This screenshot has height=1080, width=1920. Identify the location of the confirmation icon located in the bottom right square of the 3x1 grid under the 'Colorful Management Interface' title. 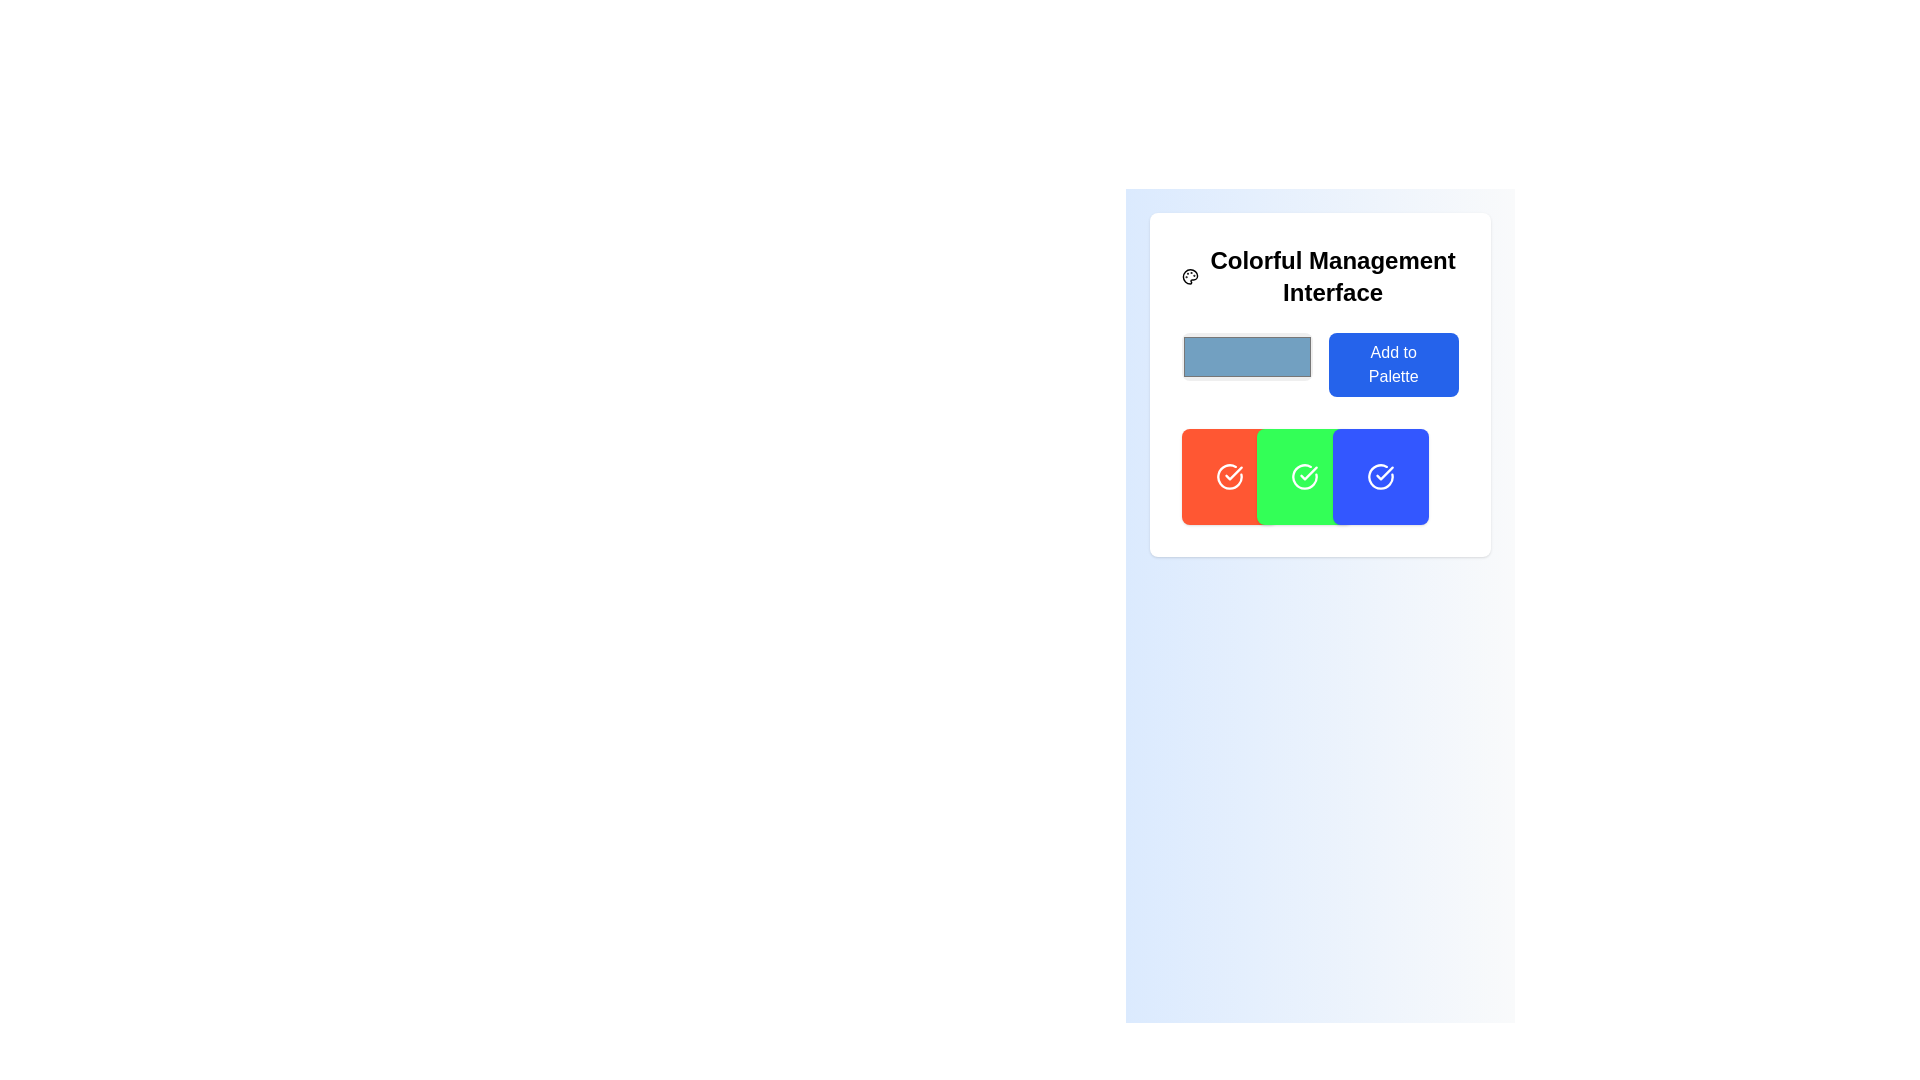
(1379, 477).